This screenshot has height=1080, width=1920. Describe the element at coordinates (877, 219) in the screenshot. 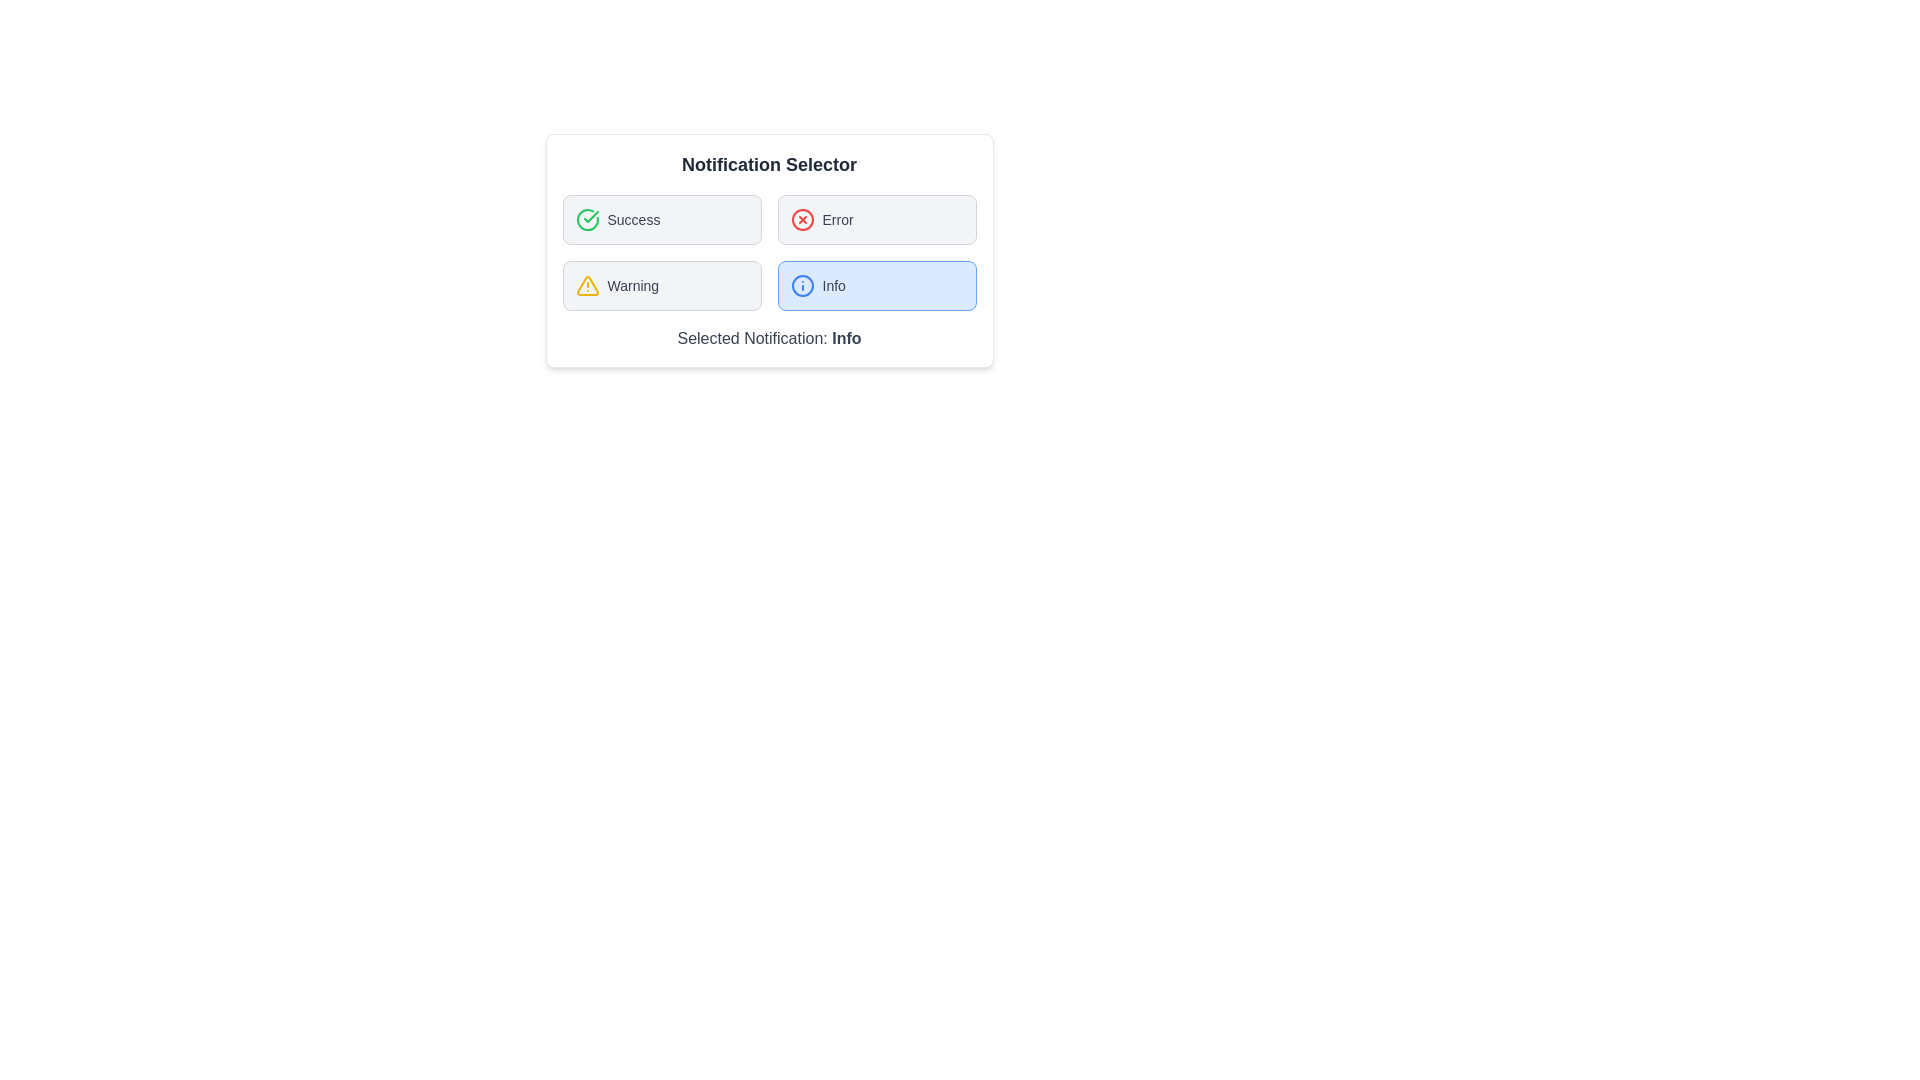

I see `the notification type Error by clicking its corresponding button` at that location.